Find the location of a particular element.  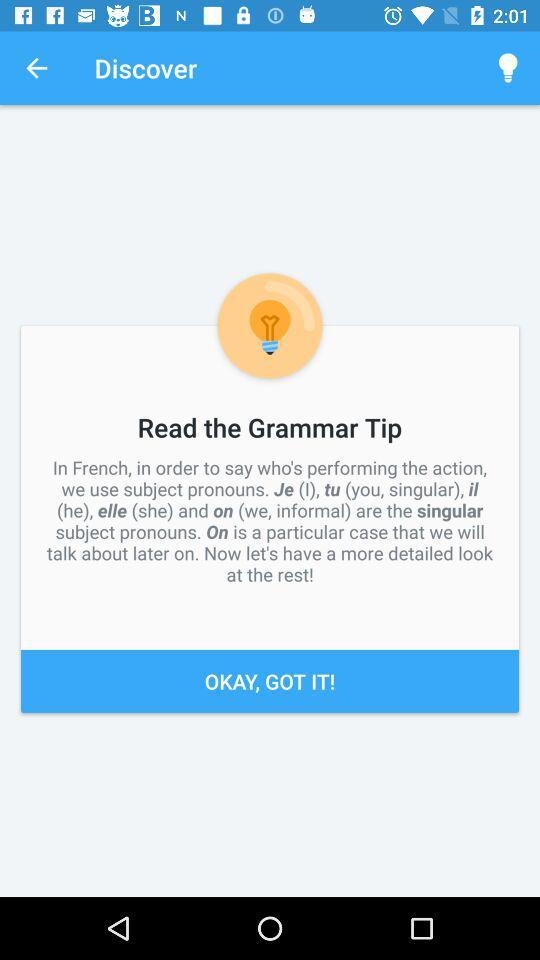

the okay, got it! item is located at coordinates (270, 681).